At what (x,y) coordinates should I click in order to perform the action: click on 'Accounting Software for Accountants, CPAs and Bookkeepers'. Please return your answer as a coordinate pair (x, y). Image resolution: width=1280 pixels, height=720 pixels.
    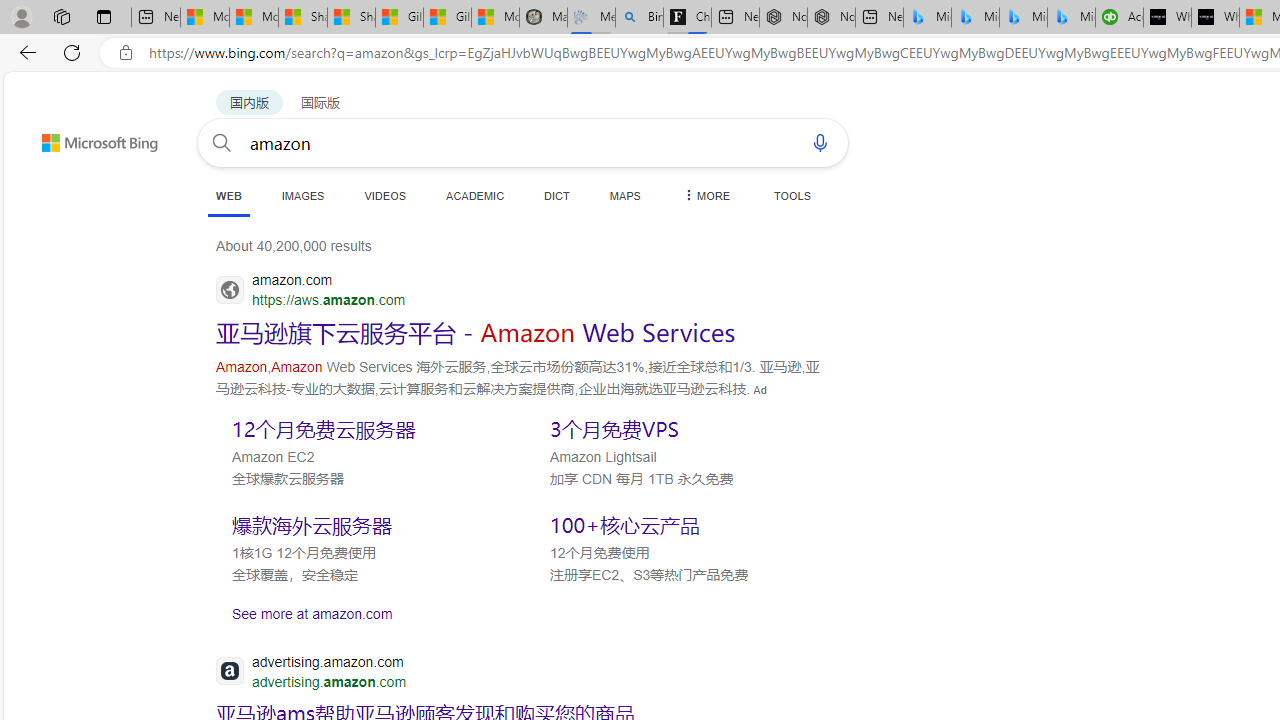
    Looking at the image, I should click on (1118, 17).